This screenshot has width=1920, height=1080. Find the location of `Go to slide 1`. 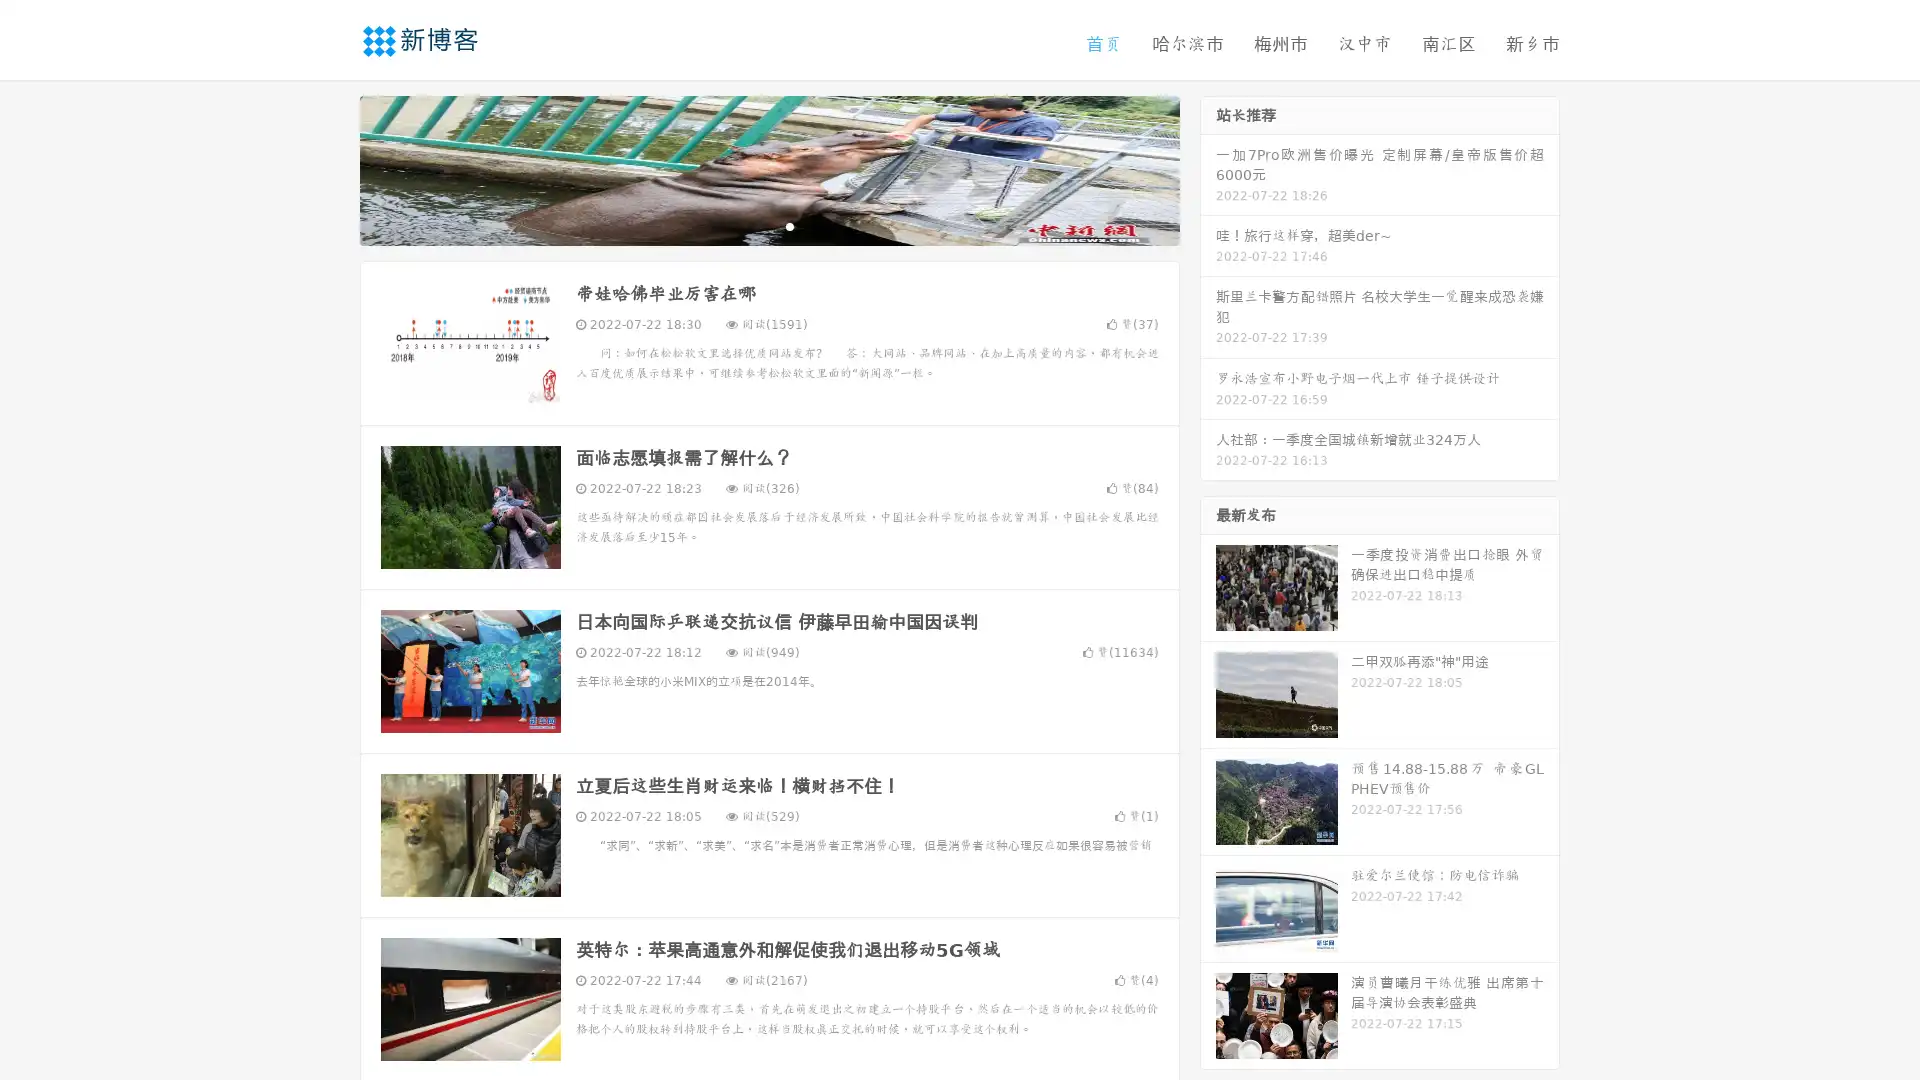

Go to slide 1 is located at coordinates (748, 225).